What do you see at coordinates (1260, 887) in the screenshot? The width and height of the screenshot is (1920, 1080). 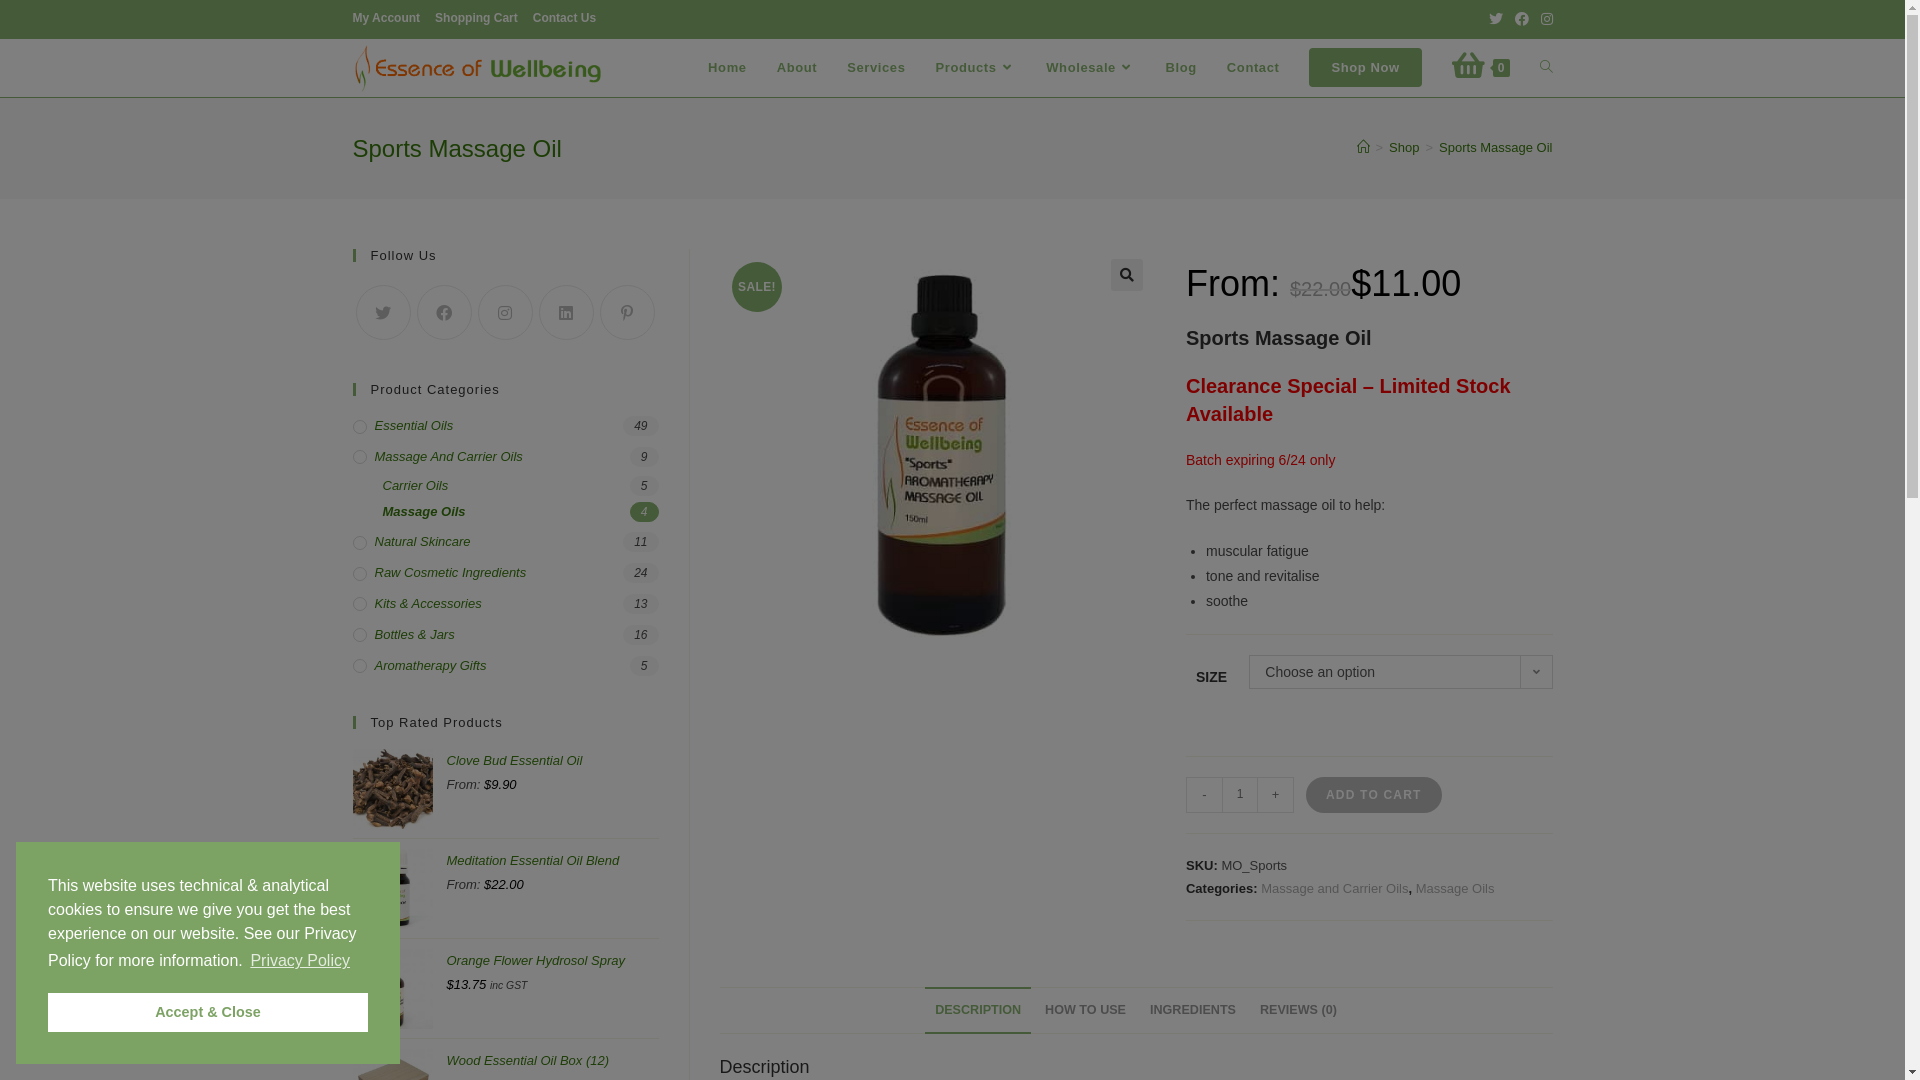 I see `'Massage and Carrier Oils'` at bounding box center [1260, 887].